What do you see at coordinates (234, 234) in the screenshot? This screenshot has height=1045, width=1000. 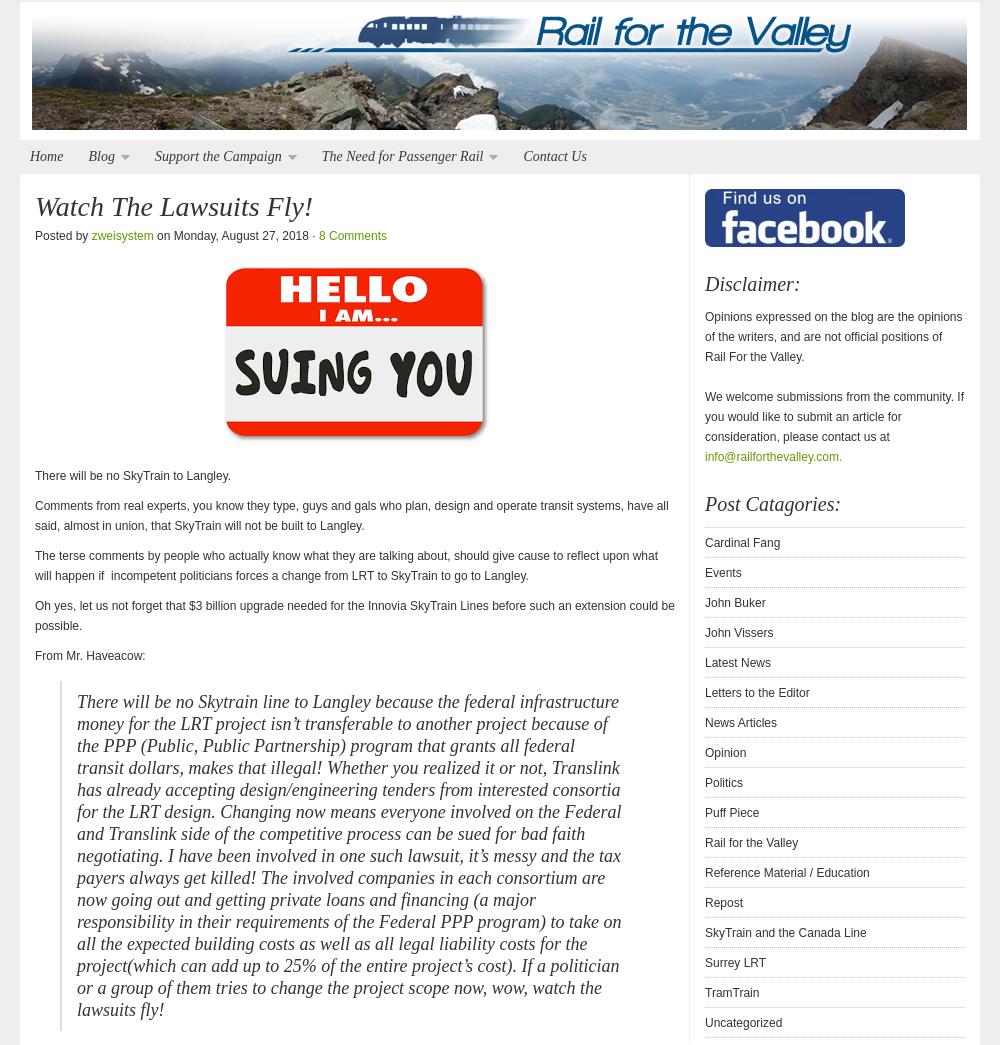 I see `'on Monday, August 27, 2018 ·'` at bounding box center [234, 234].